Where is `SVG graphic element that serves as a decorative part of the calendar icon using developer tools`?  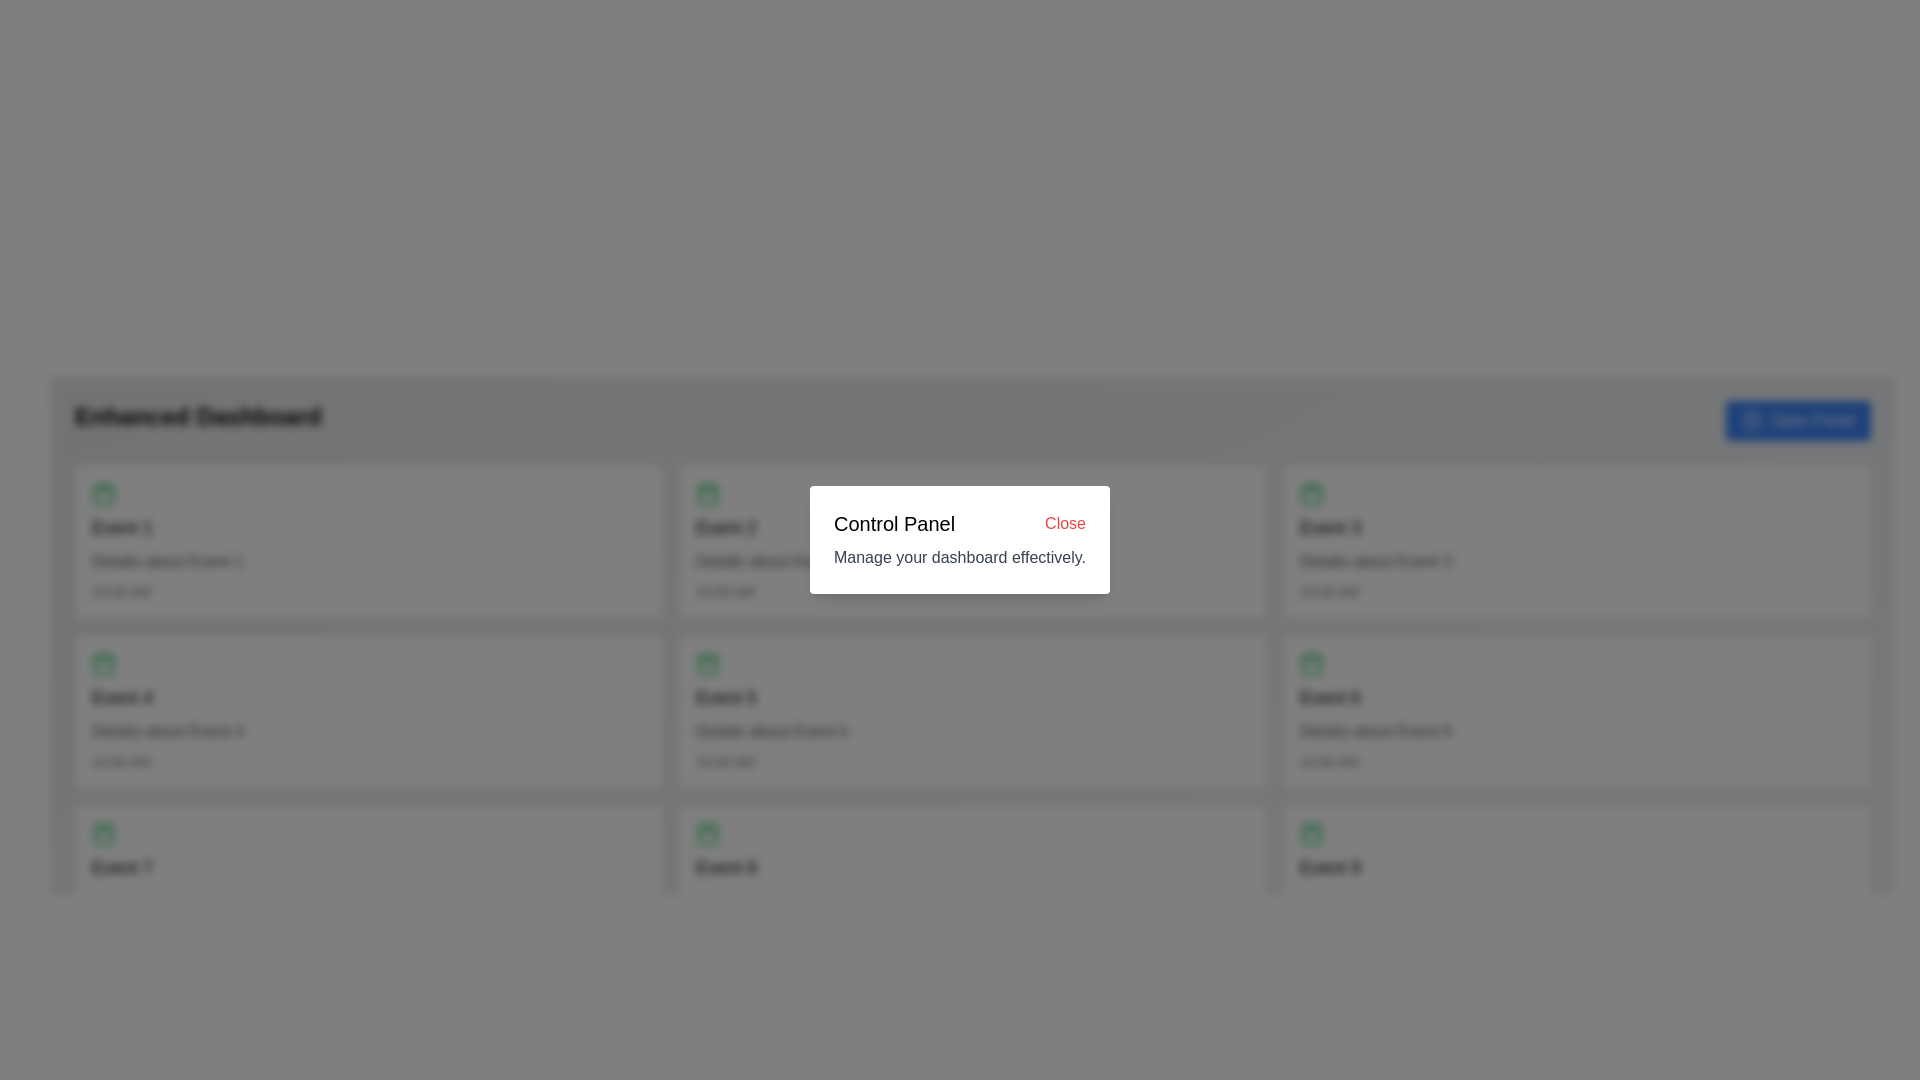 SVG graphic element that serves as a decorative part of the calendar icon using developer tools is located at coordinates (1311, 664).